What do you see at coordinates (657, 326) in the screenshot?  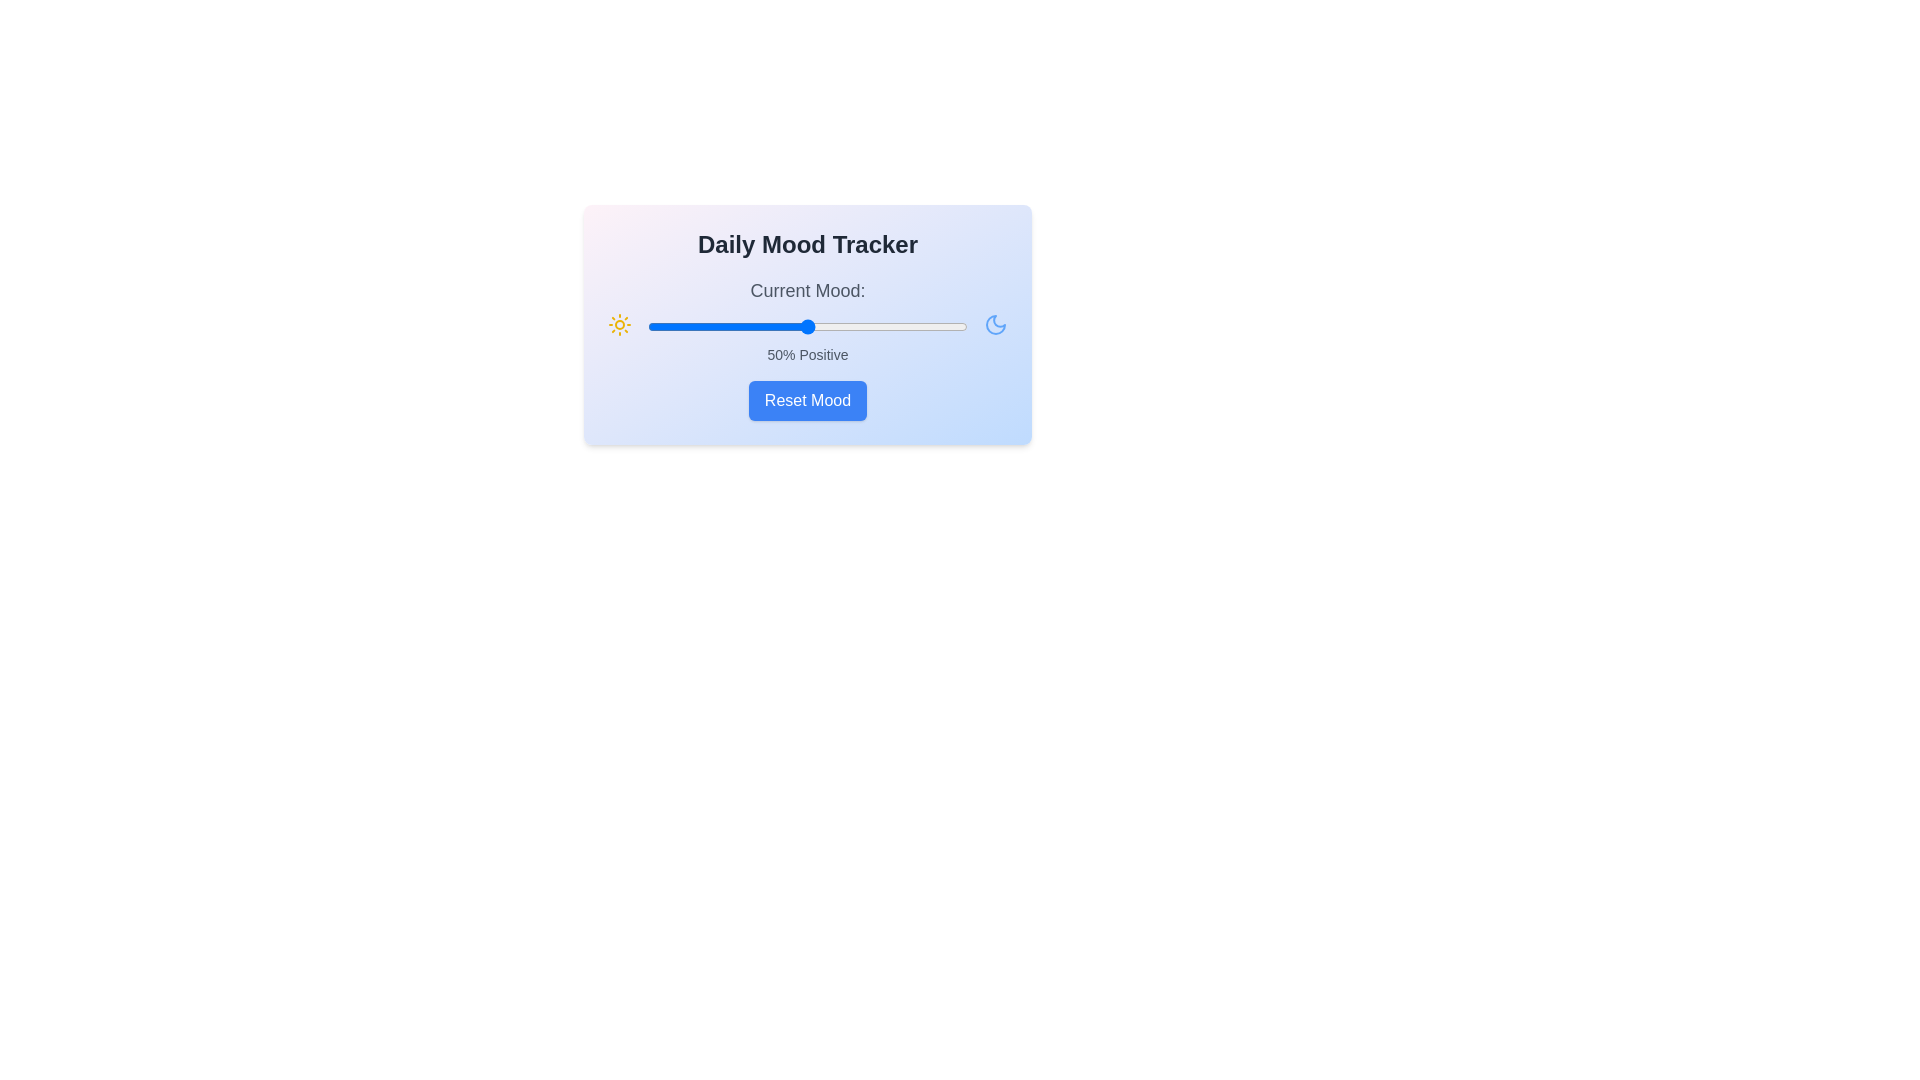 I see `the mood slider` at bounding box center [657, 326].